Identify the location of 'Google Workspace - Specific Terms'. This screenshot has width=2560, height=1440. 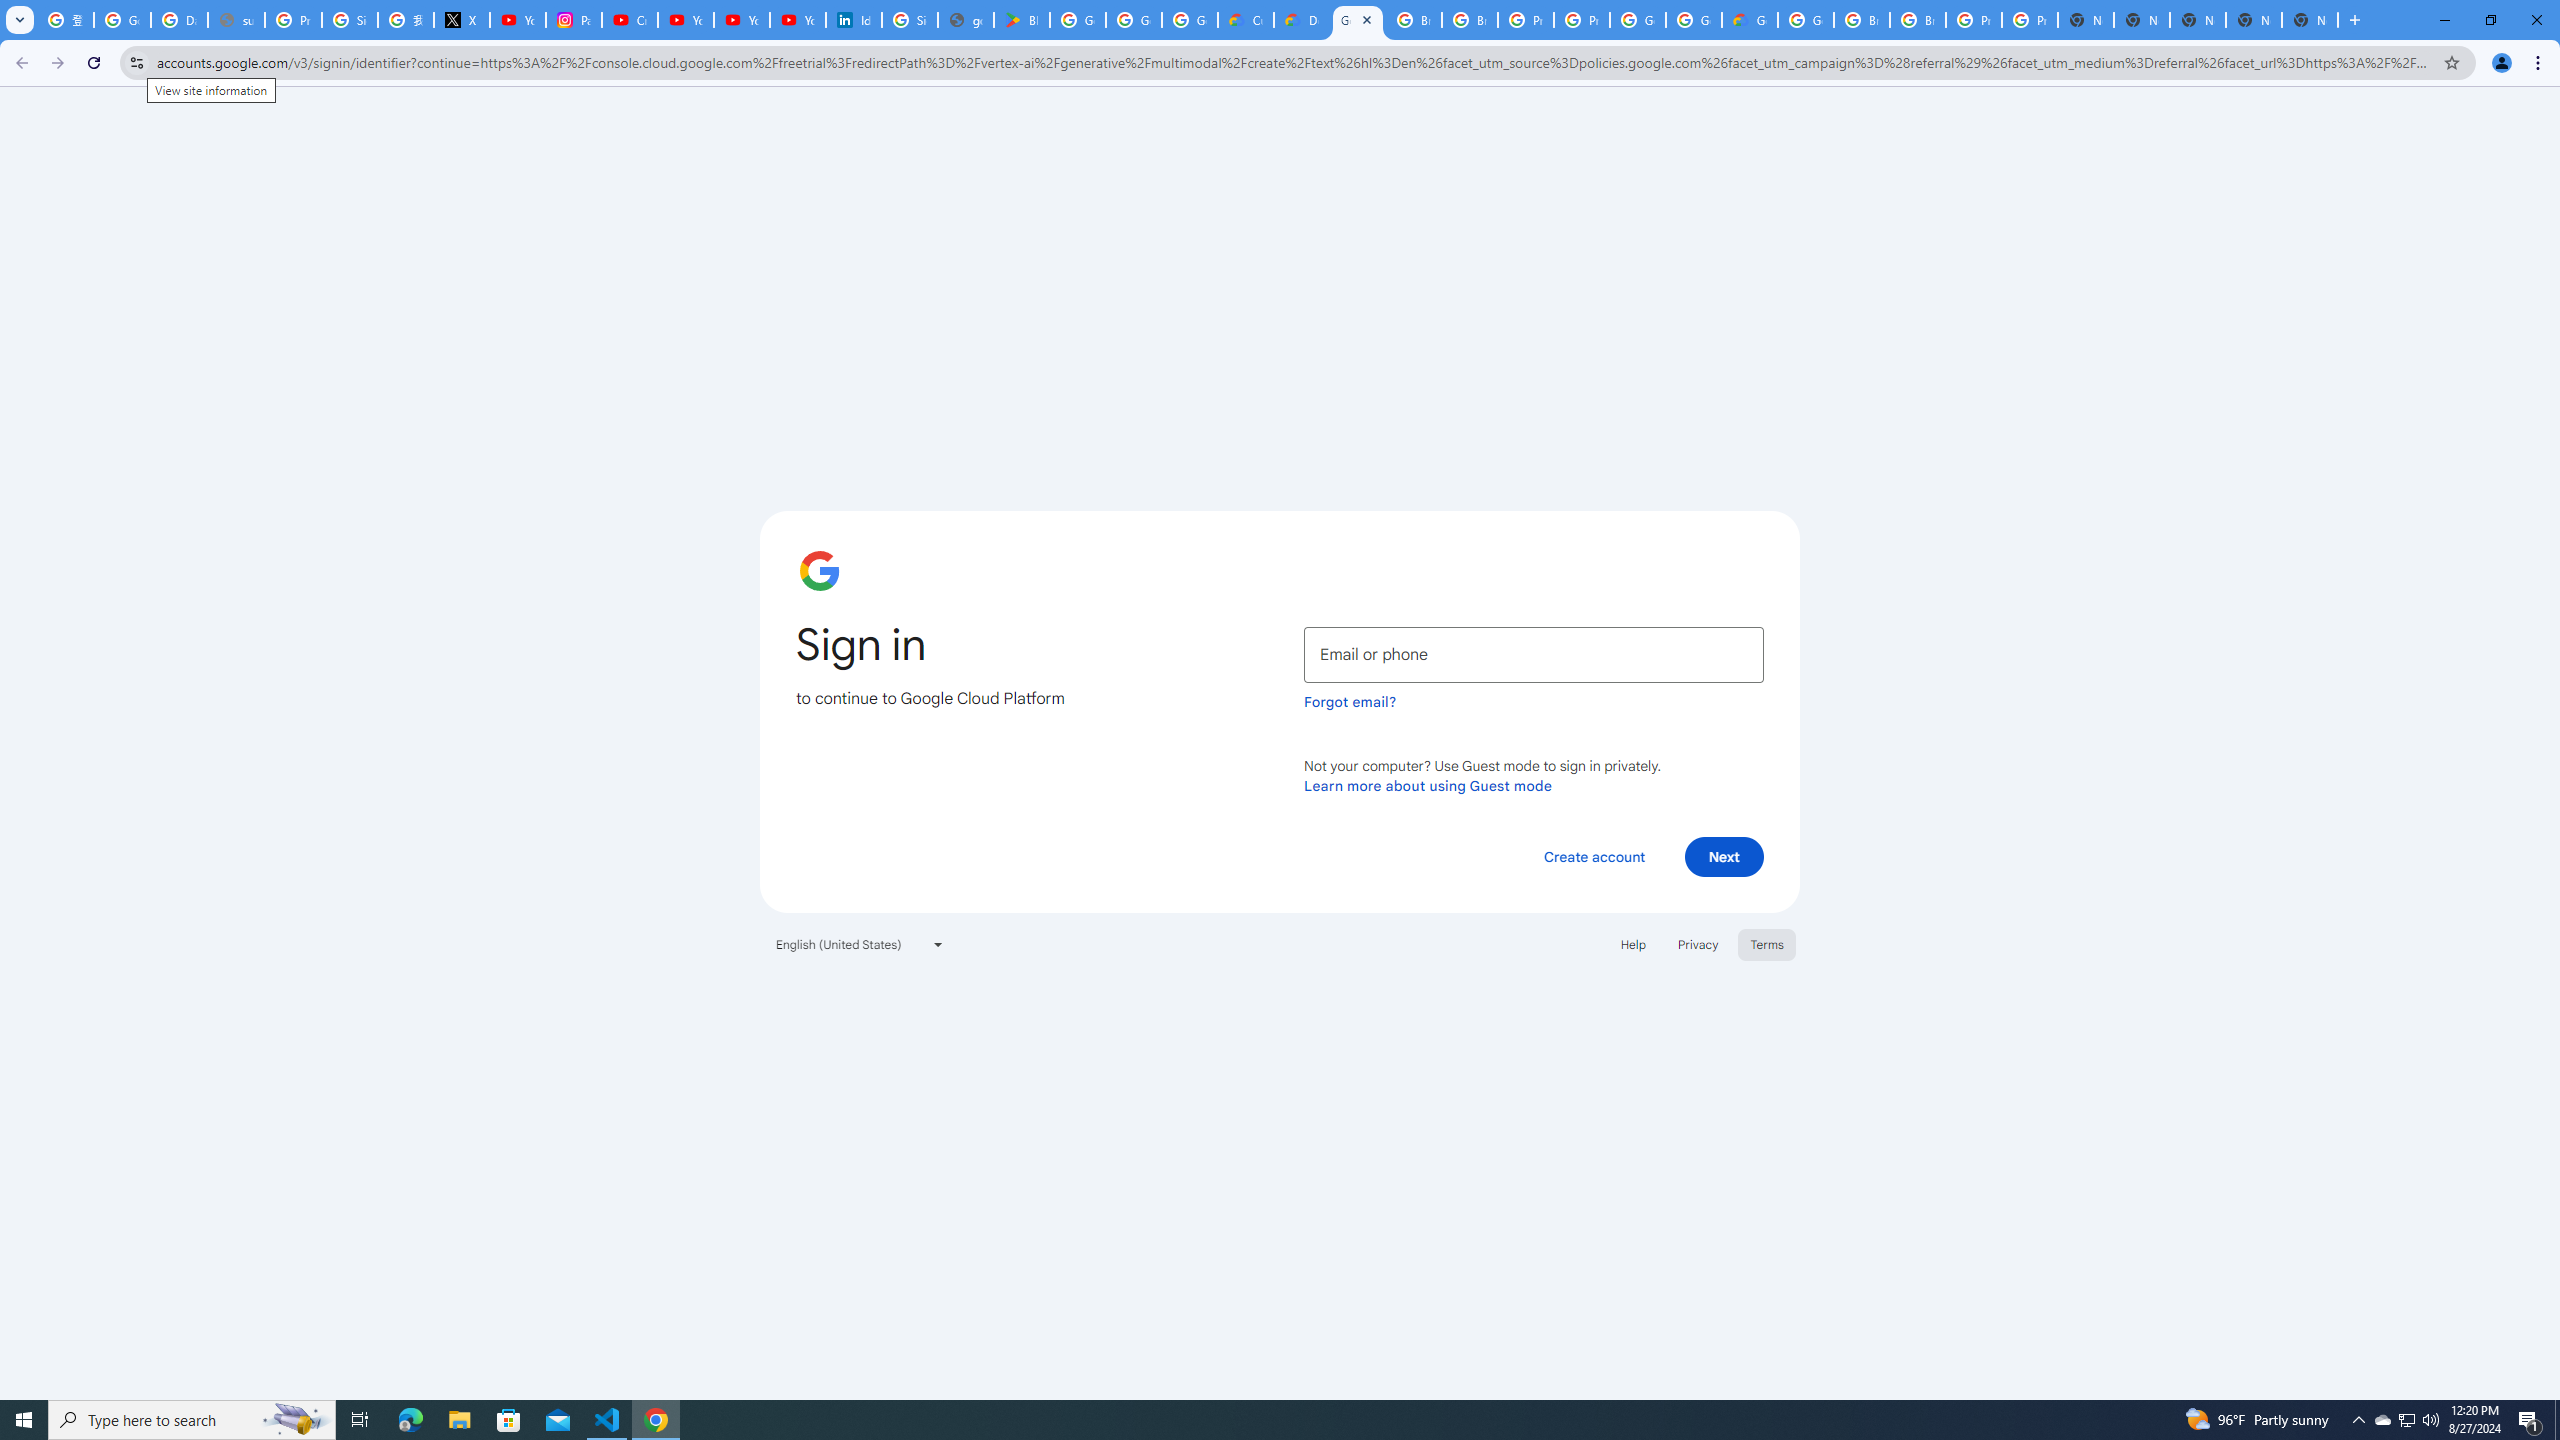
(1133, 19).